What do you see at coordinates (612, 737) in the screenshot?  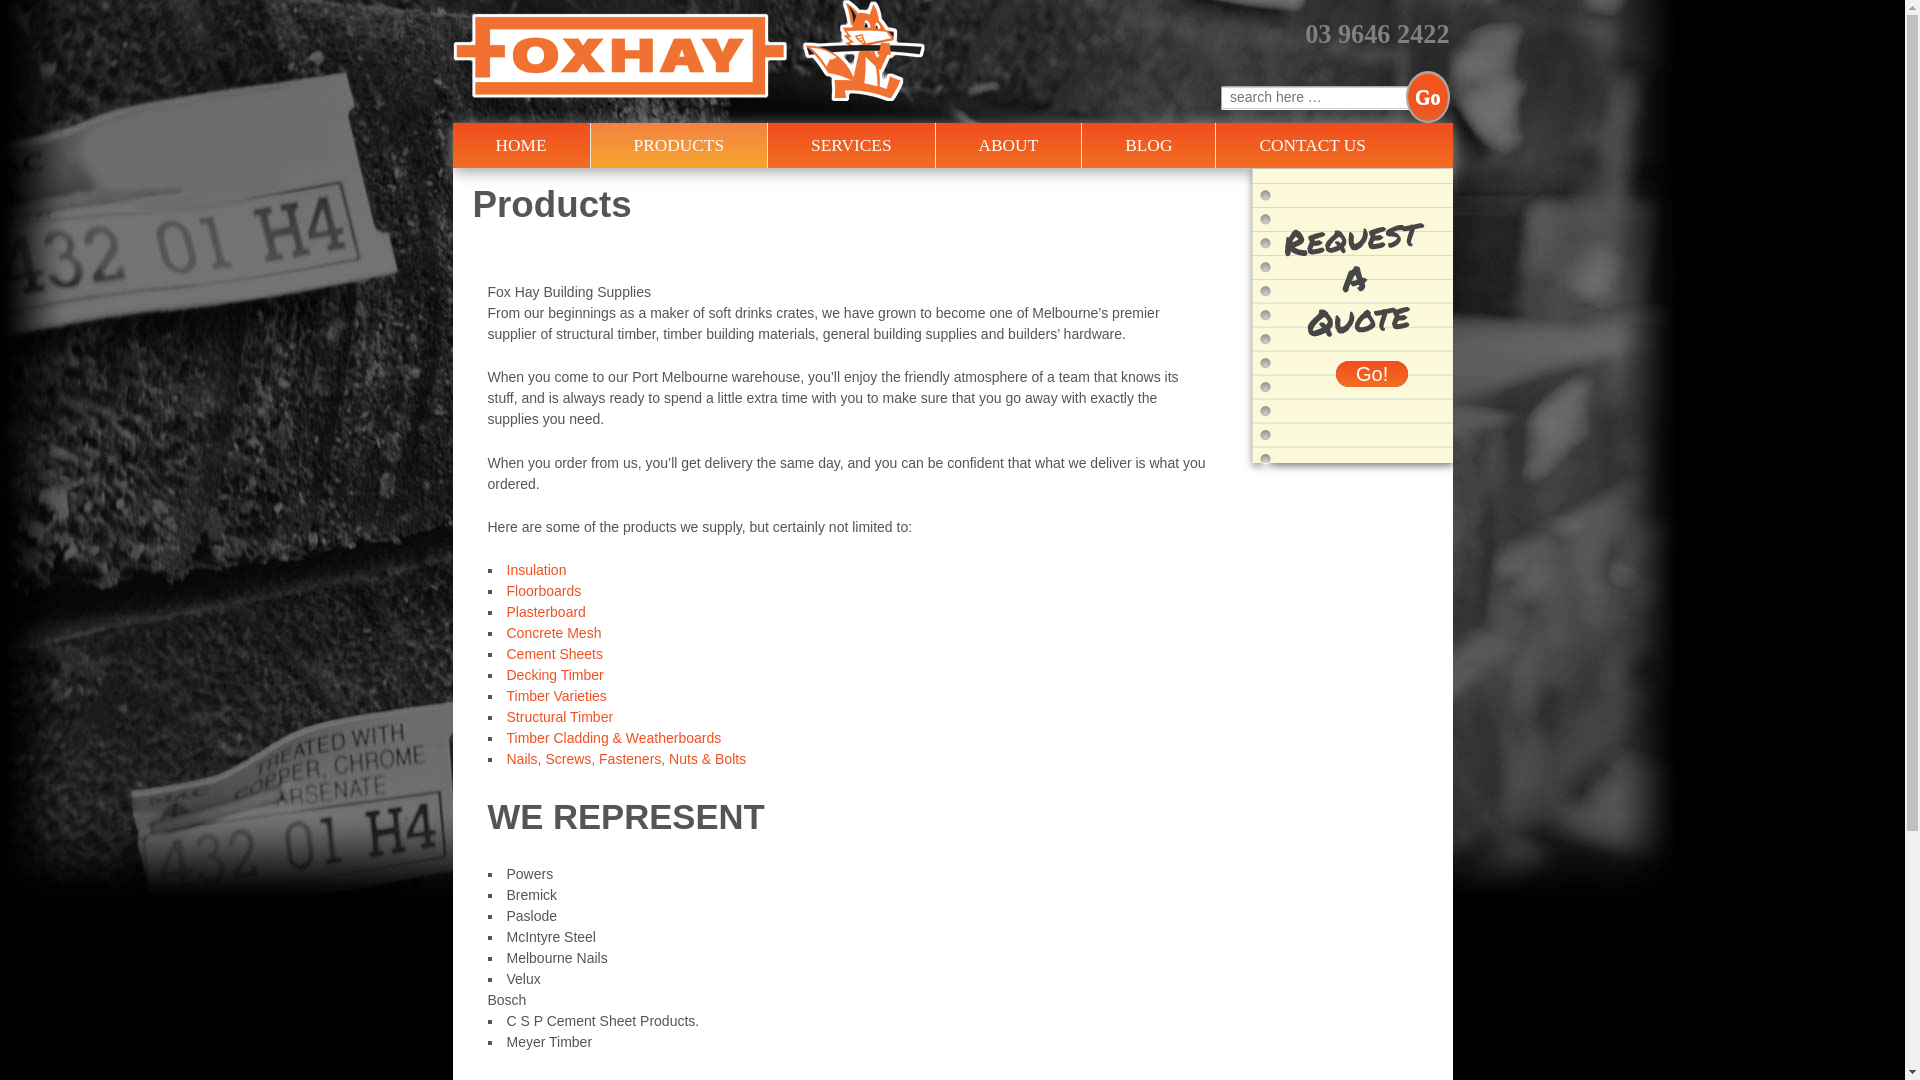 I see `'Timber Cladding & Weatherboards'` at bounding box center [612, 737].